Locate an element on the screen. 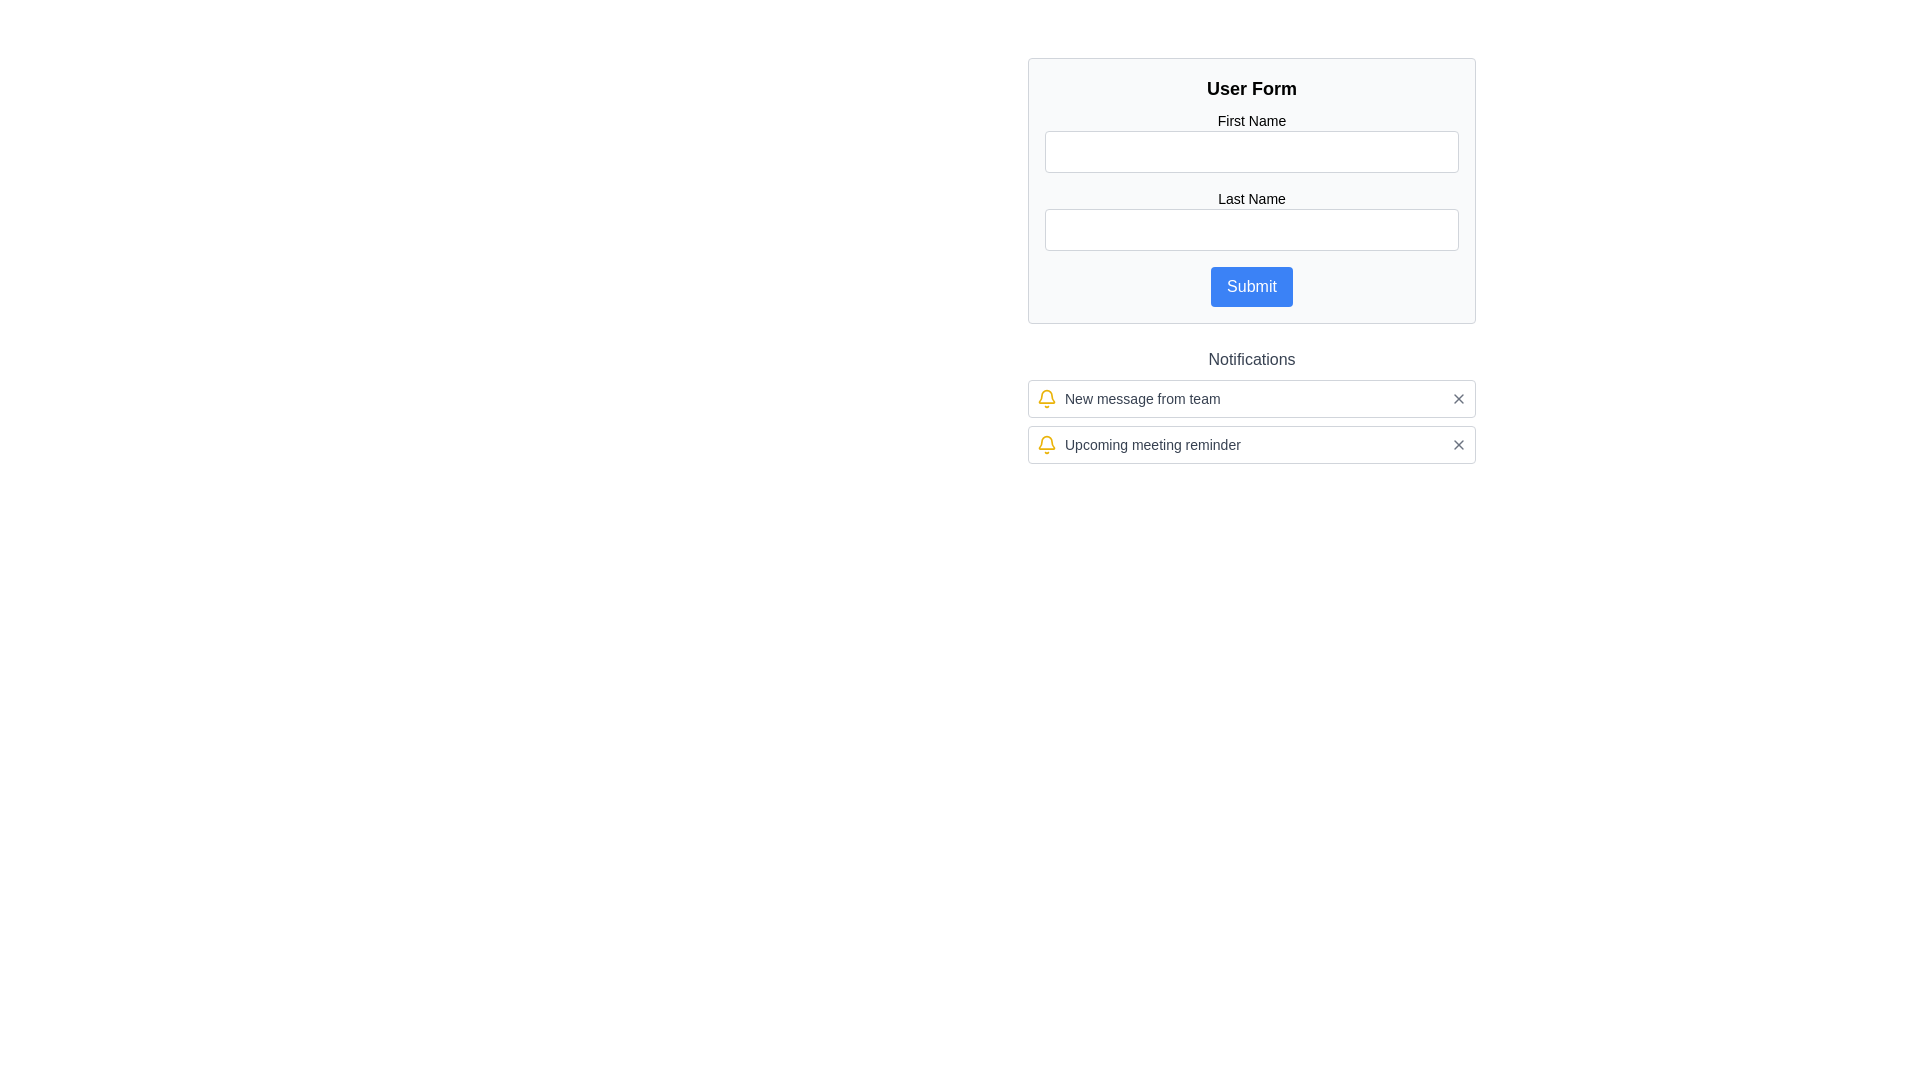  the Text label that informs the user about a new message received from the team, located in the notifications list under the 'Notifications' heading, to the right of the yellow bell icon is located at coordinates (1142, 398).